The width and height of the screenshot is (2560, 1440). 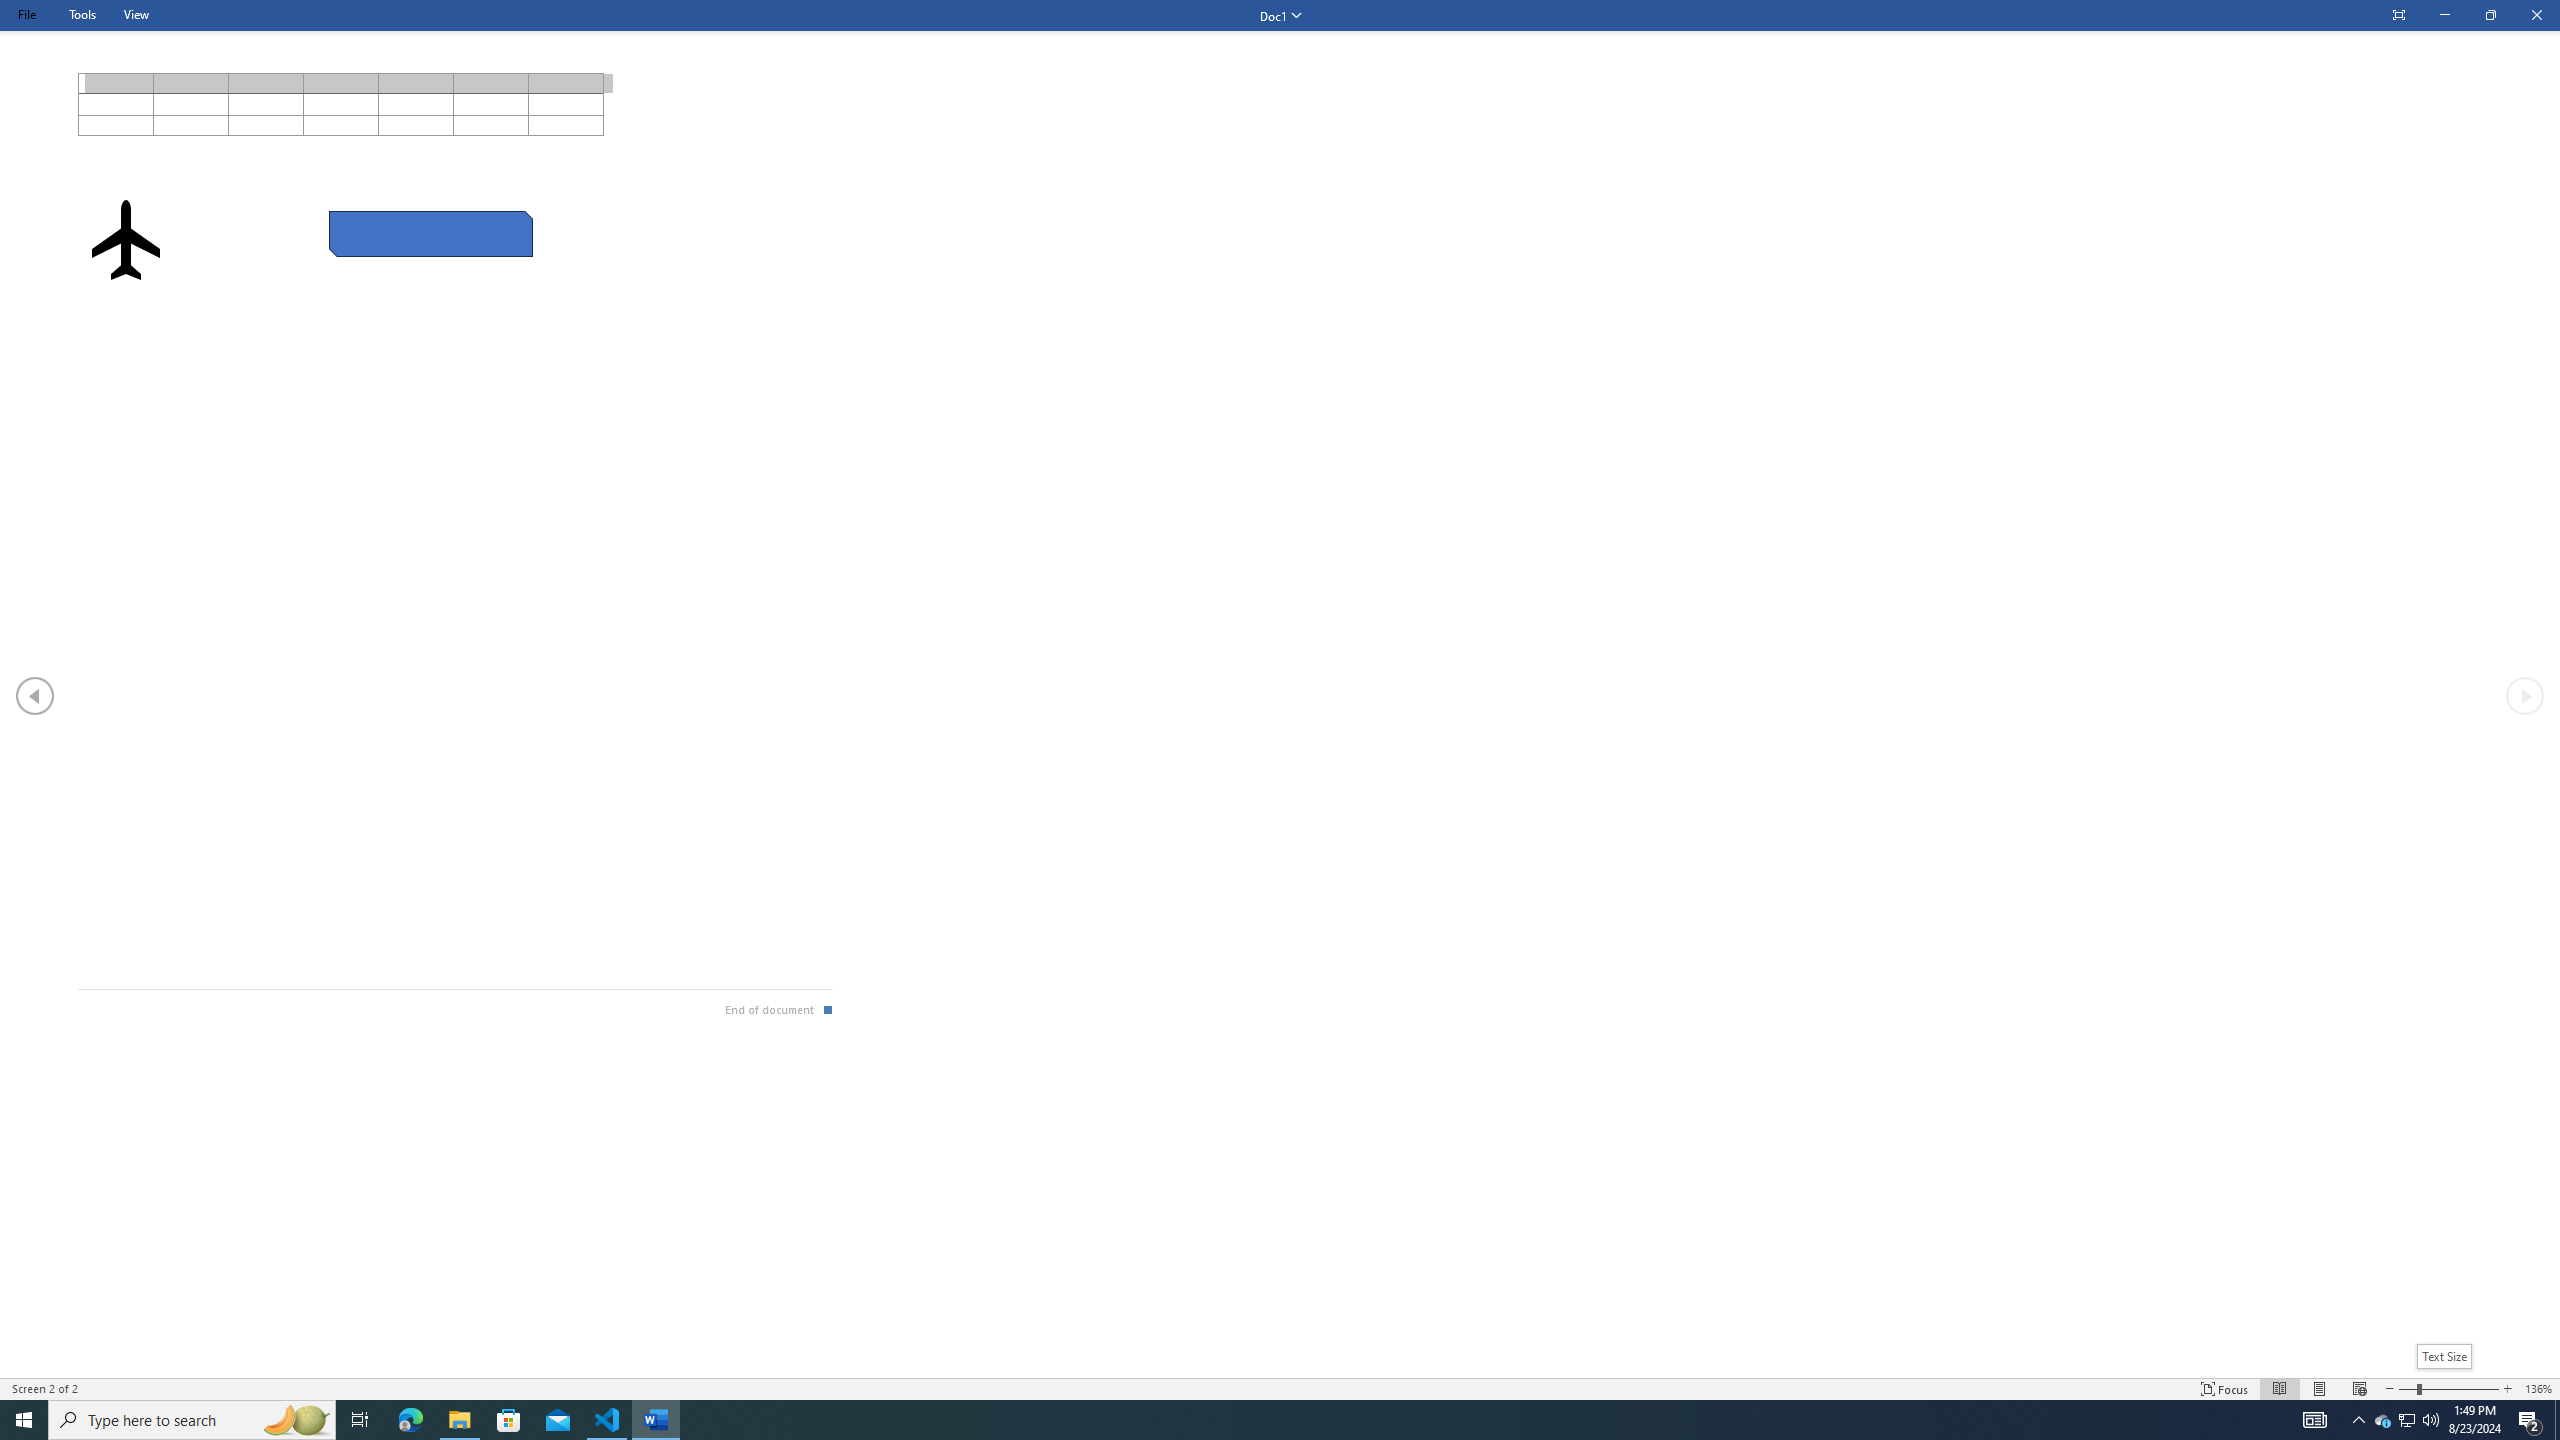 What do you see at coordinates (2397, 15) in the screenshot?
I see `'Auto-hide Reading Toolbar'` at bounding box center [2397, 15].